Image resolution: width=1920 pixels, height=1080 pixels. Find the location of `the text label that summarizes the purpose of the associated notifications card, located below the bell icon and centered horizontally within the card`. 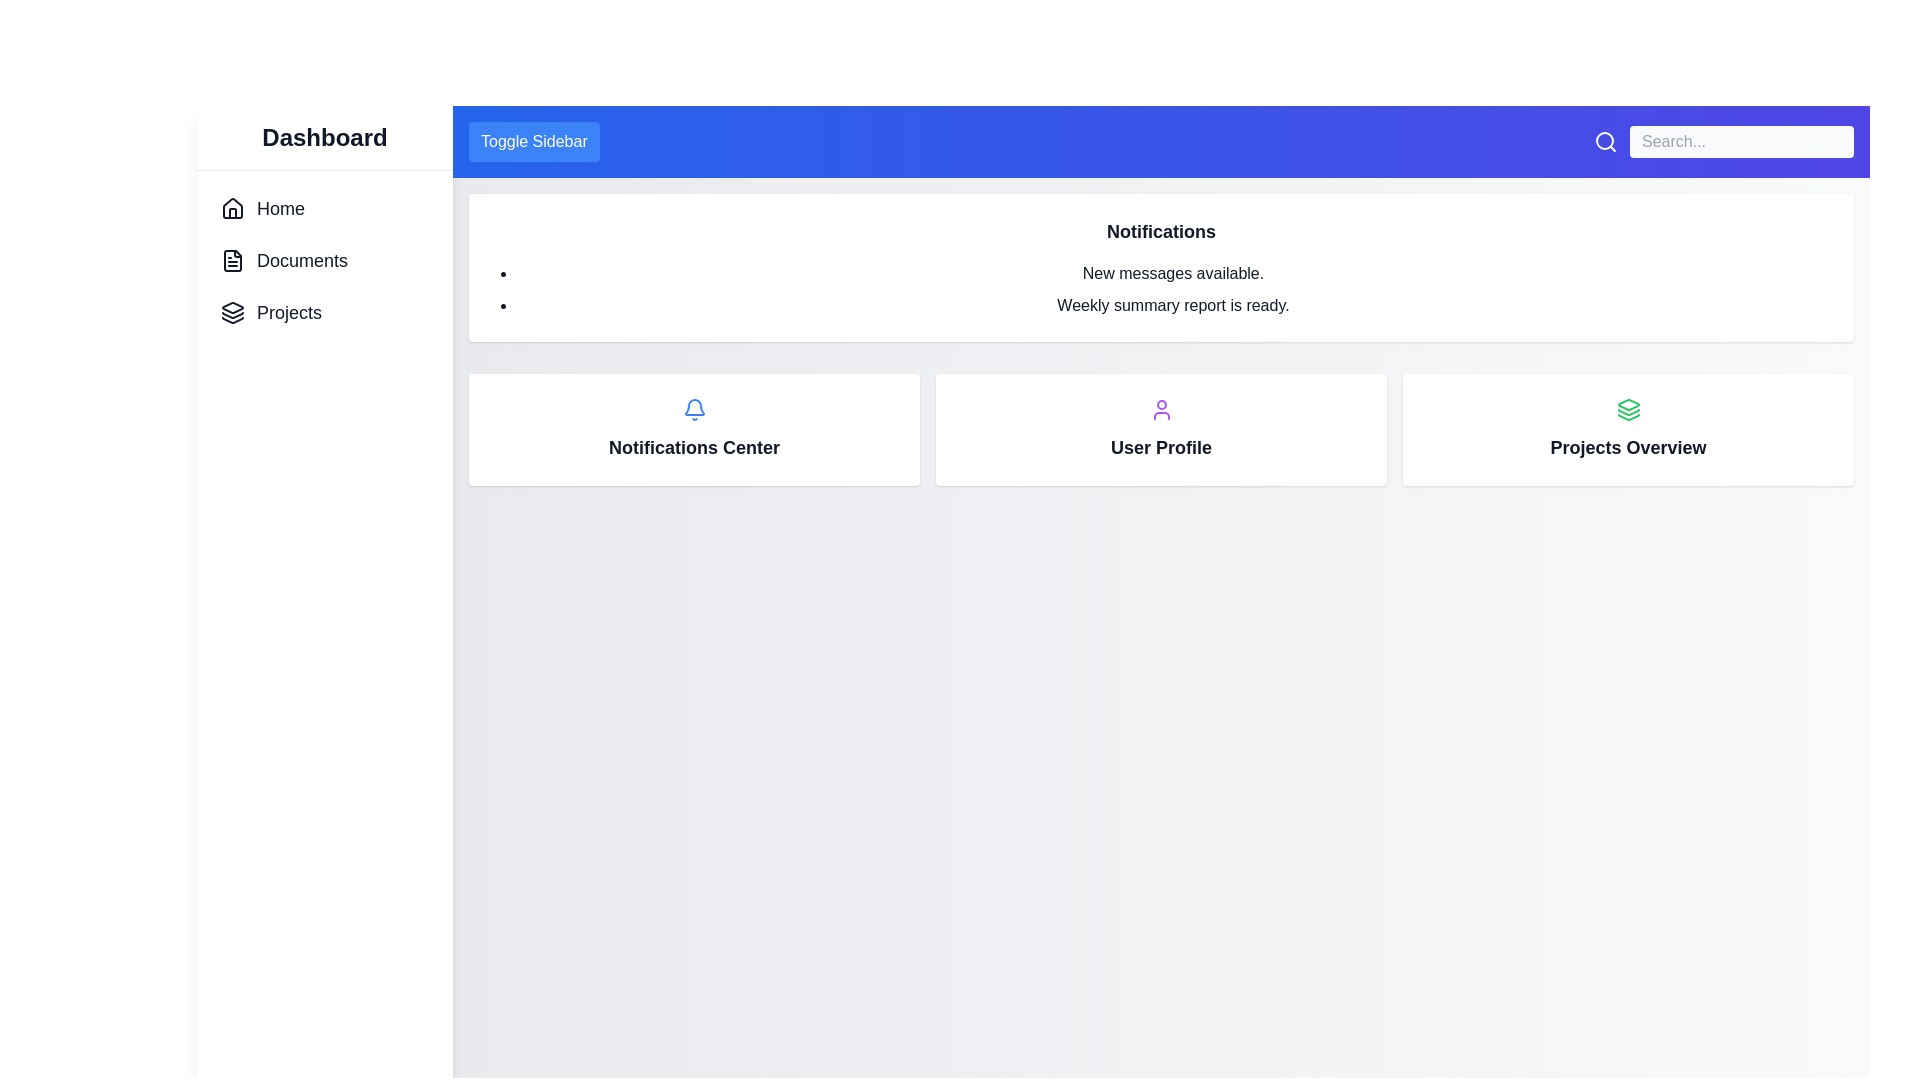

the text label that summarizes the purpose of the associated notifications card, located below the bell icon and centered horizontally within the card is located at coordinates (694, 446).